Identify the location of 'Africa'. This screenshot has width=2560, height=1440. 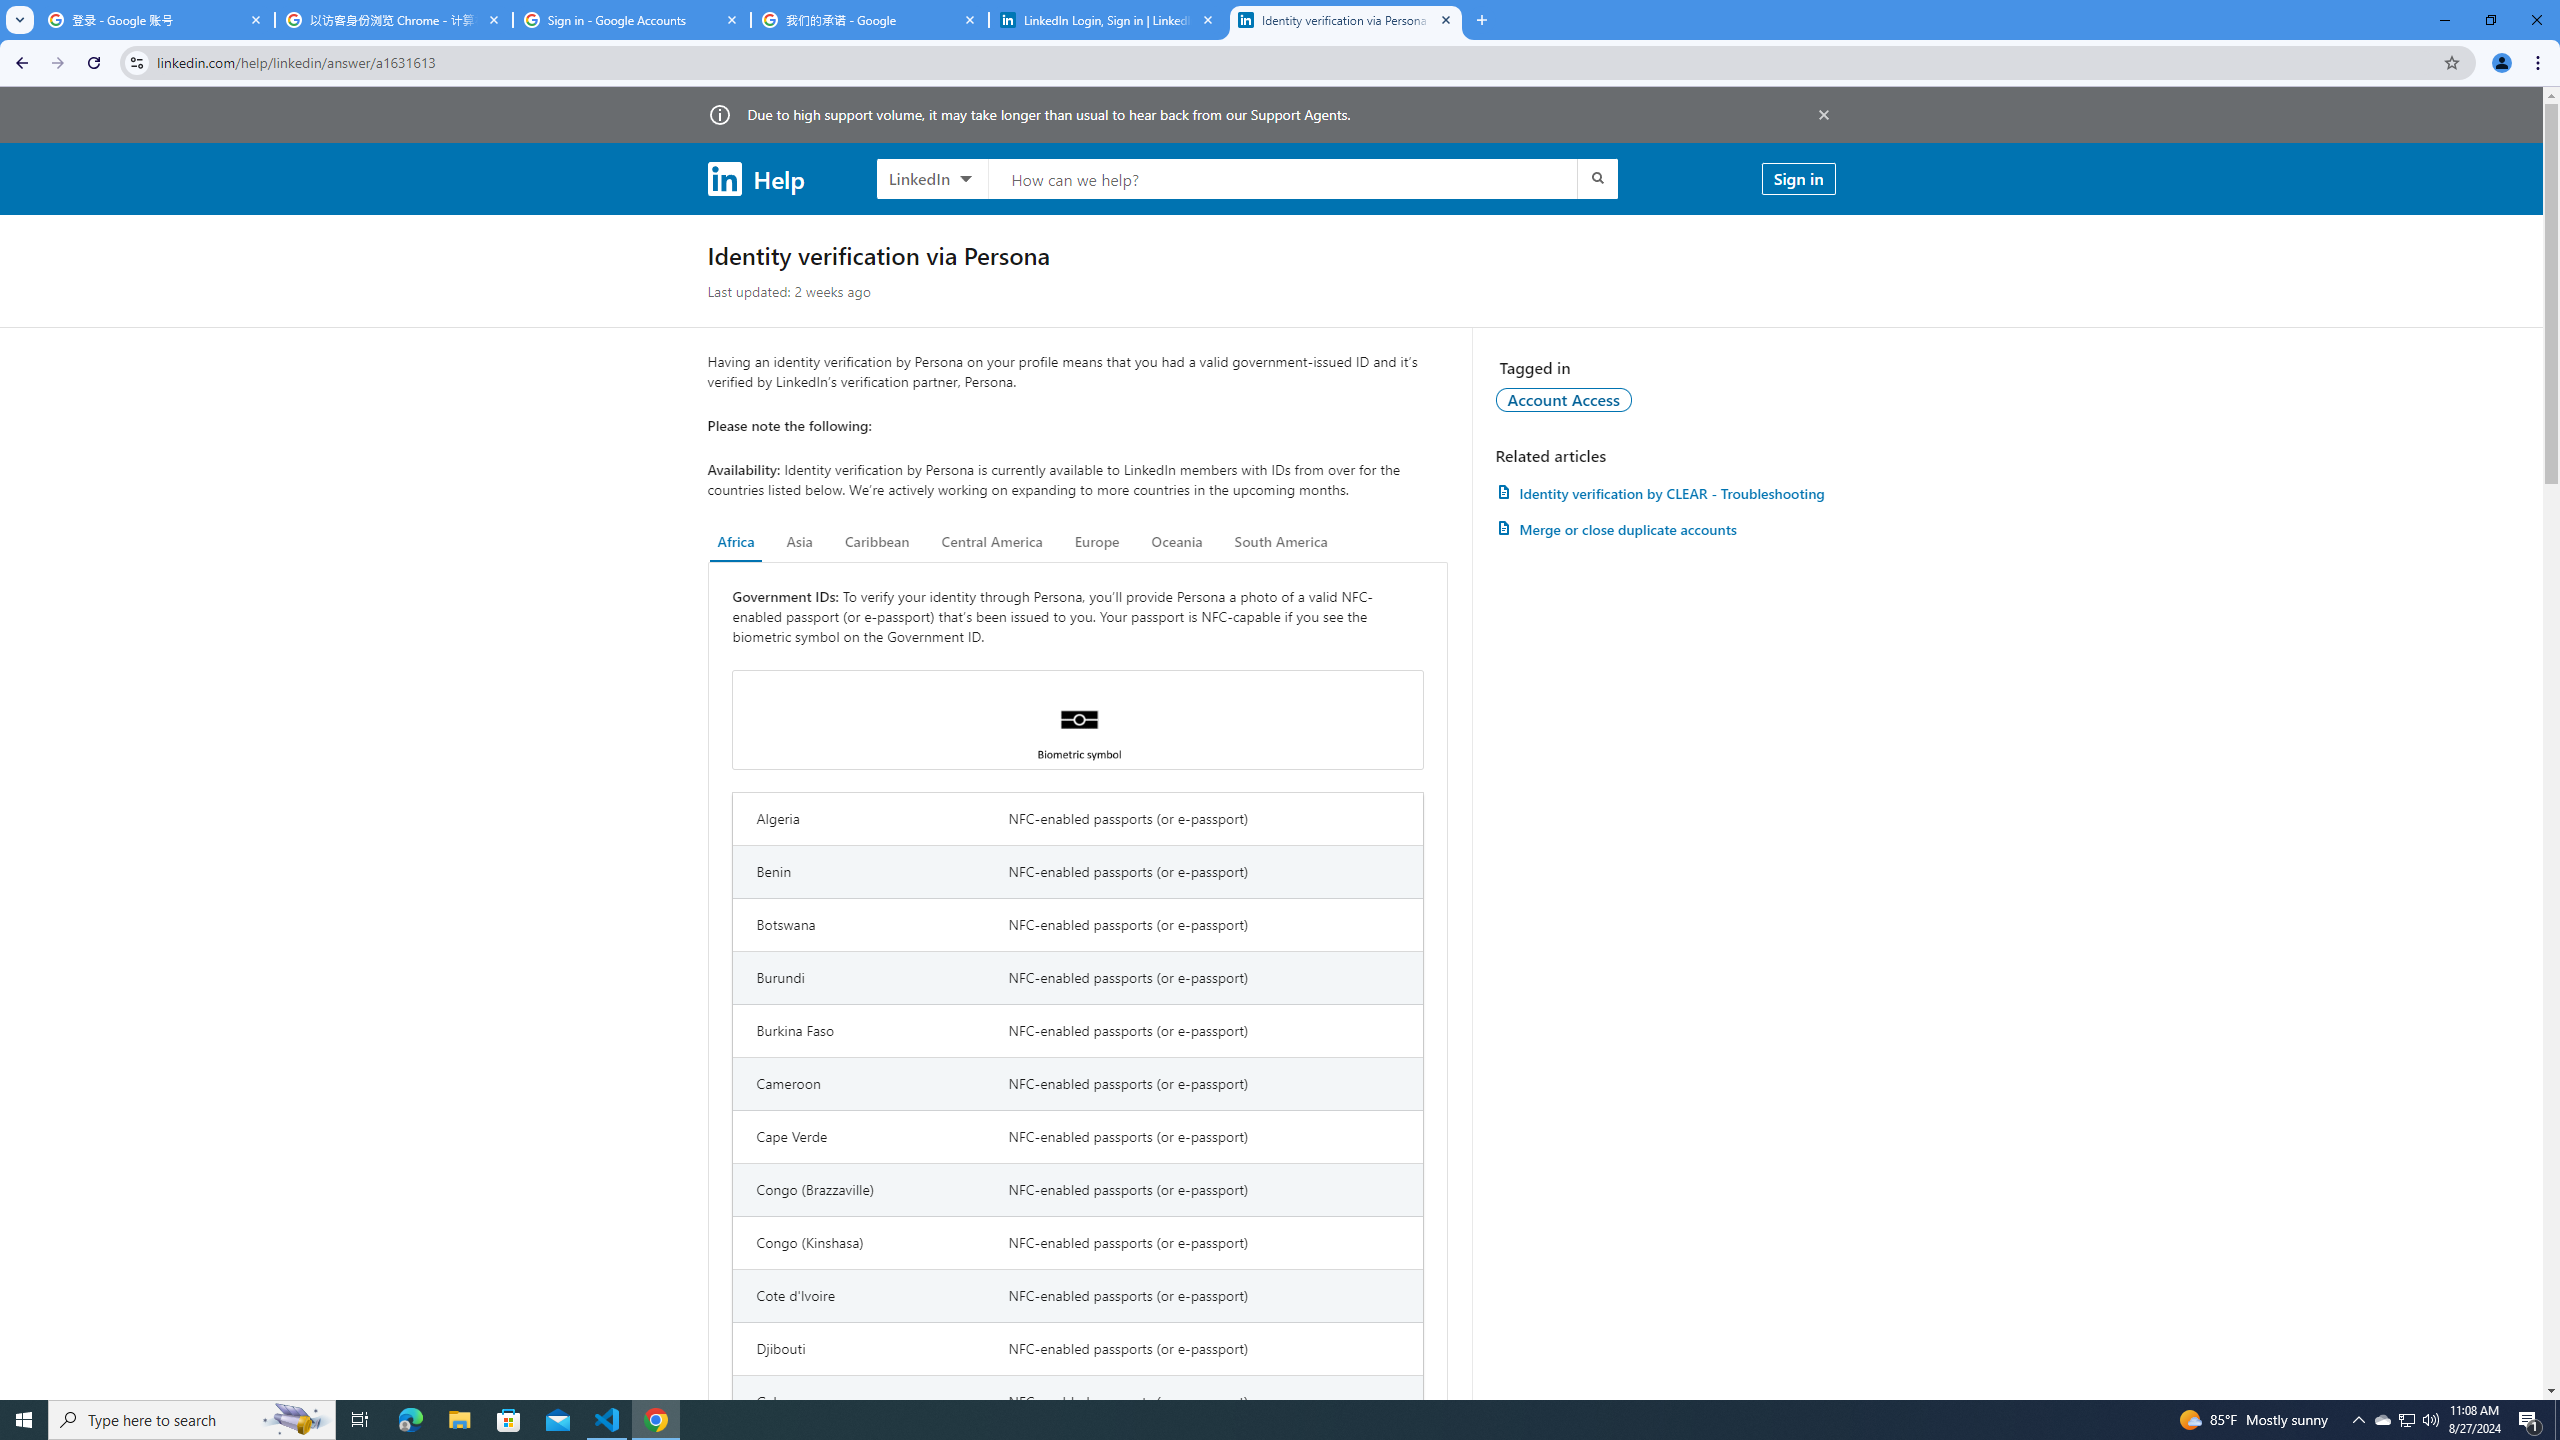
(735, 541).